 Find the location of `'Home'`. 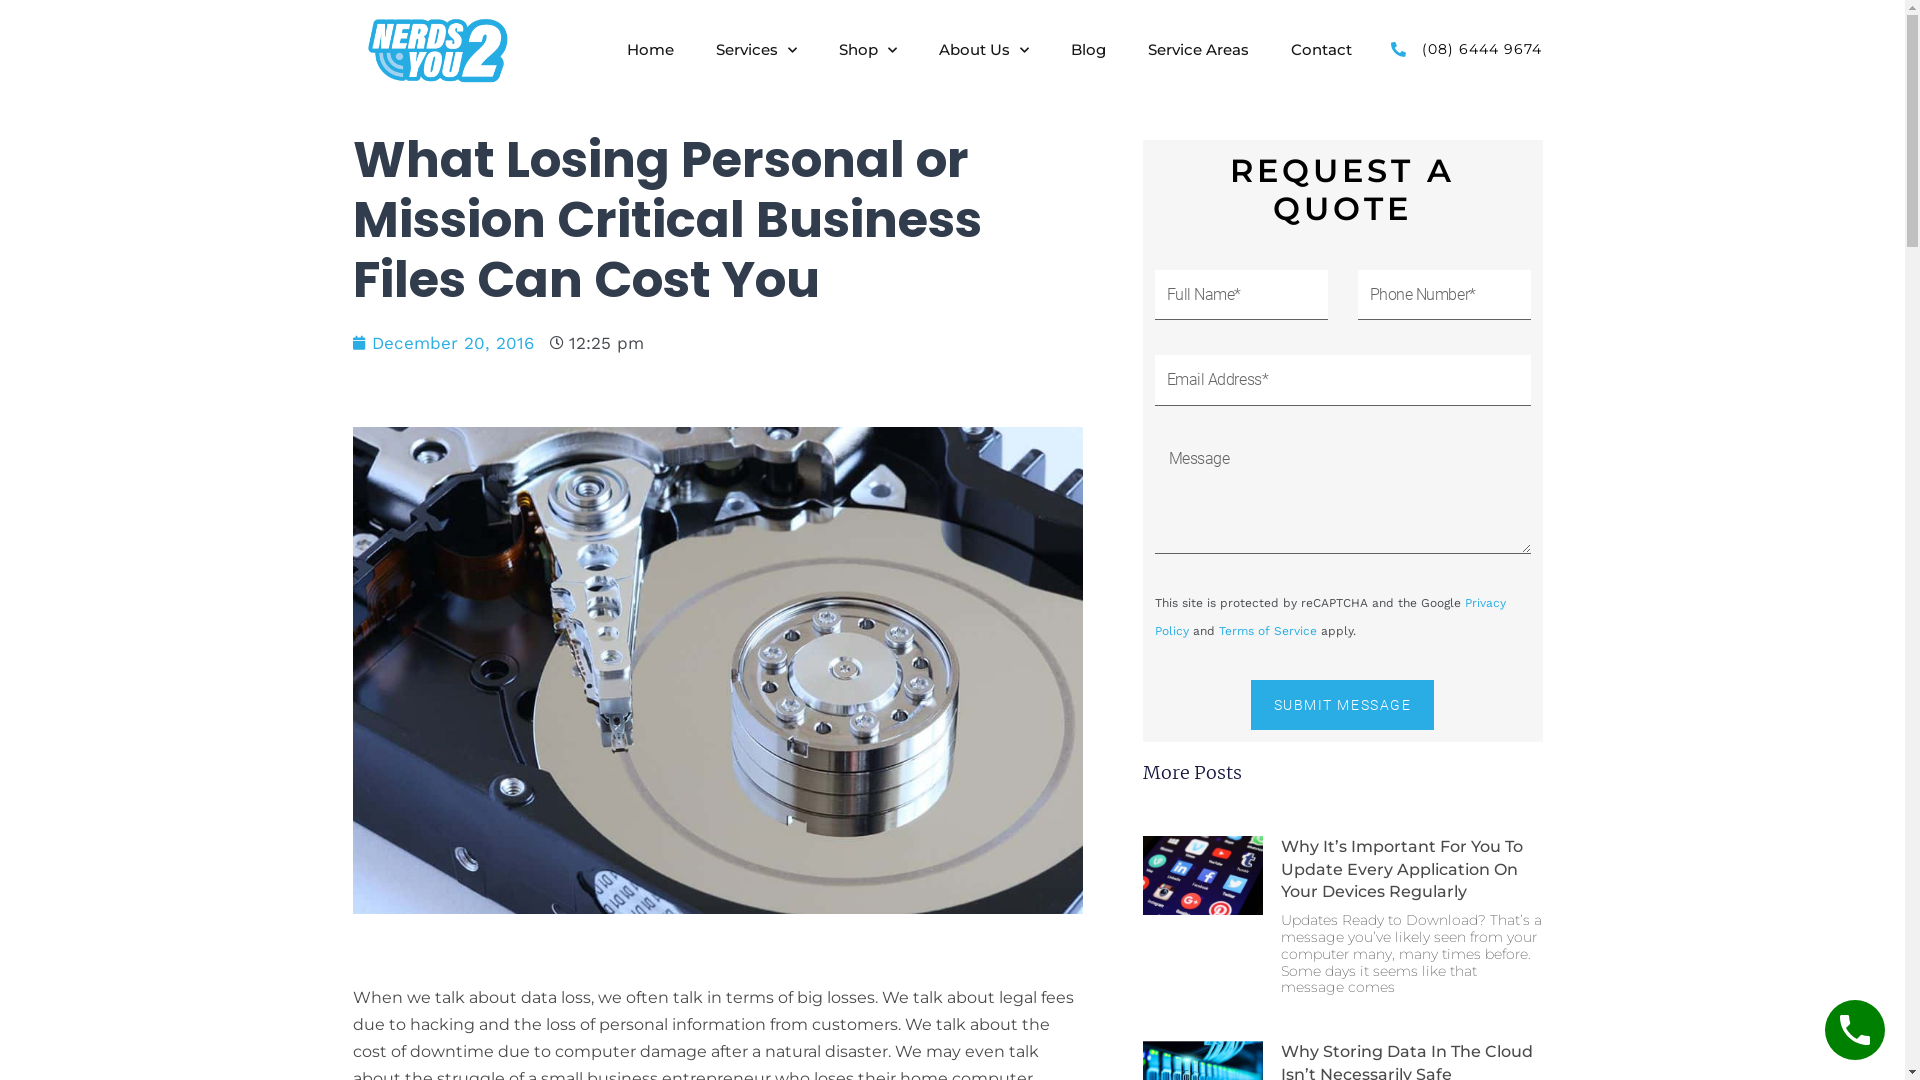

'Home' is located at coordinates (650, 49).